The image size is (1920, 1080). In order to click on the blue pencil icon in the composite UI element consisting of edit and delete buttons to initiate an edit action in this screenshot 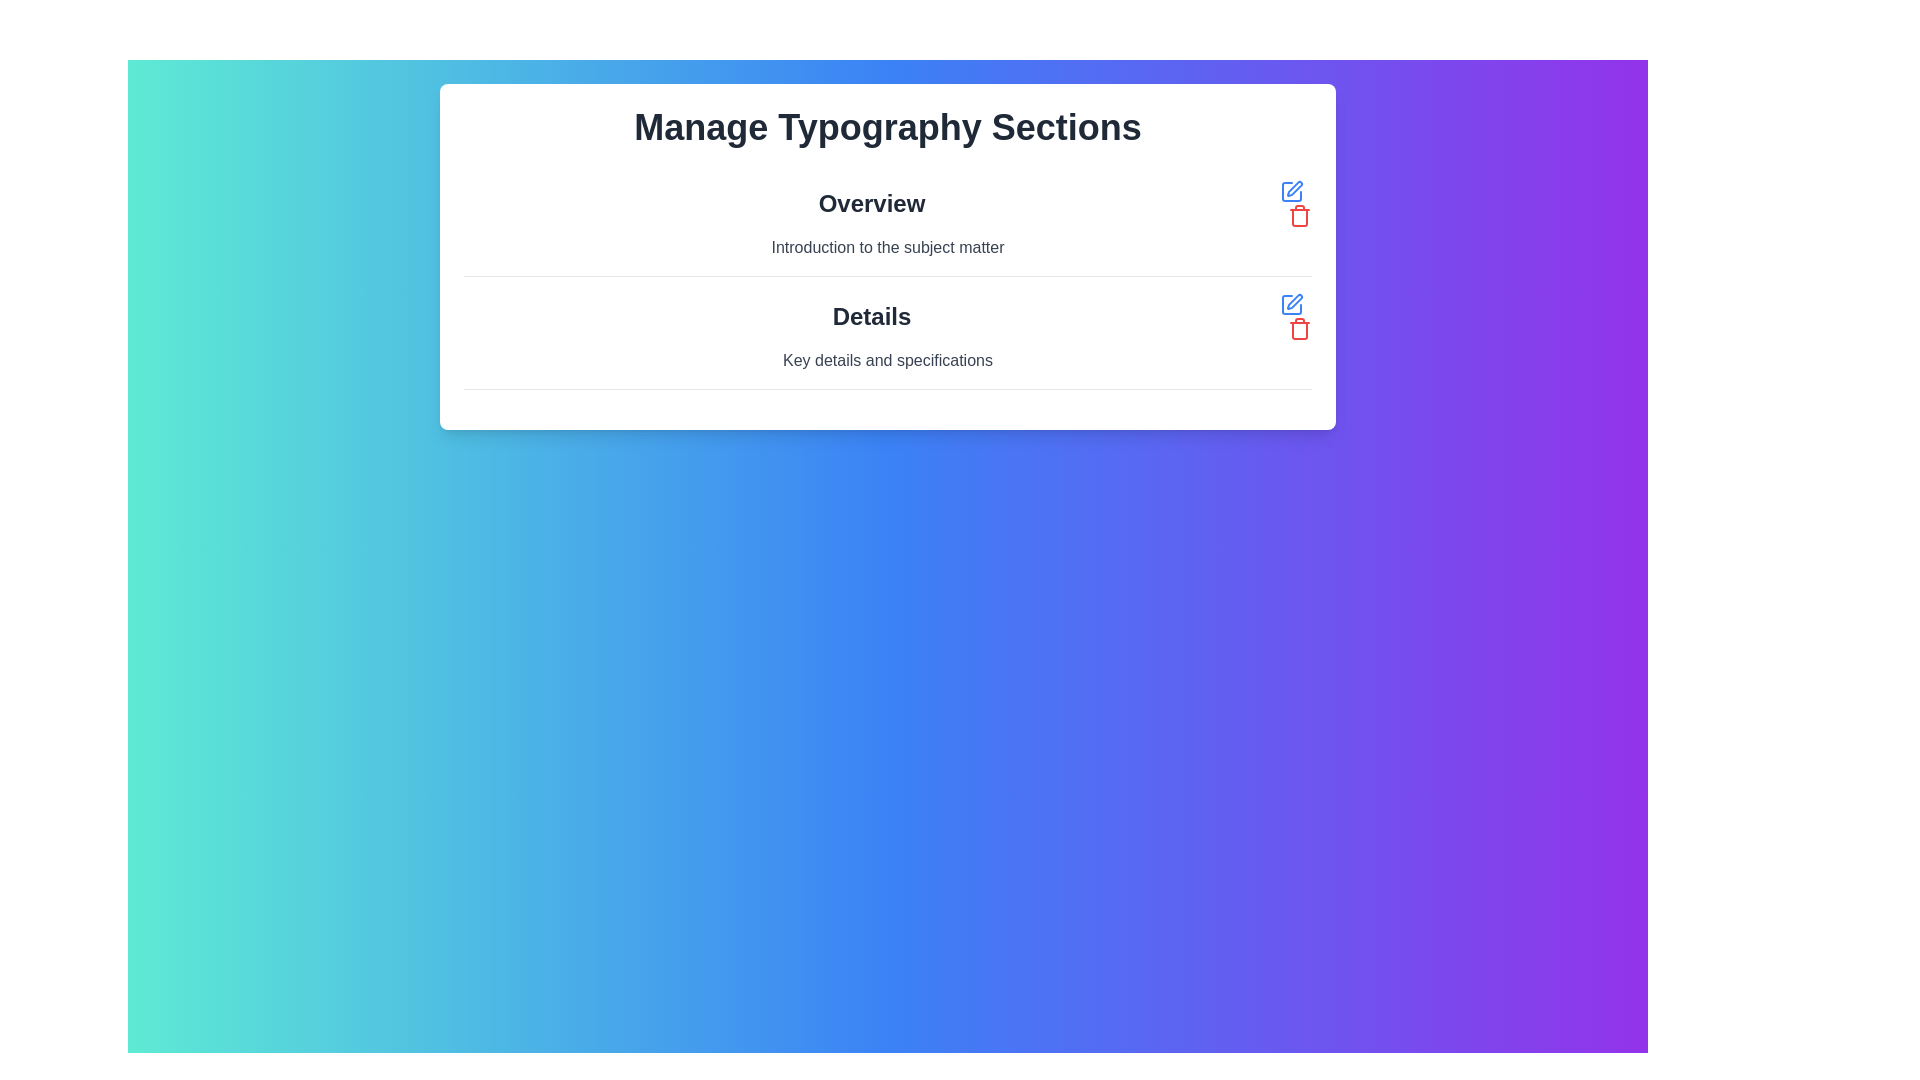, I will do `click(1296, 204)`.